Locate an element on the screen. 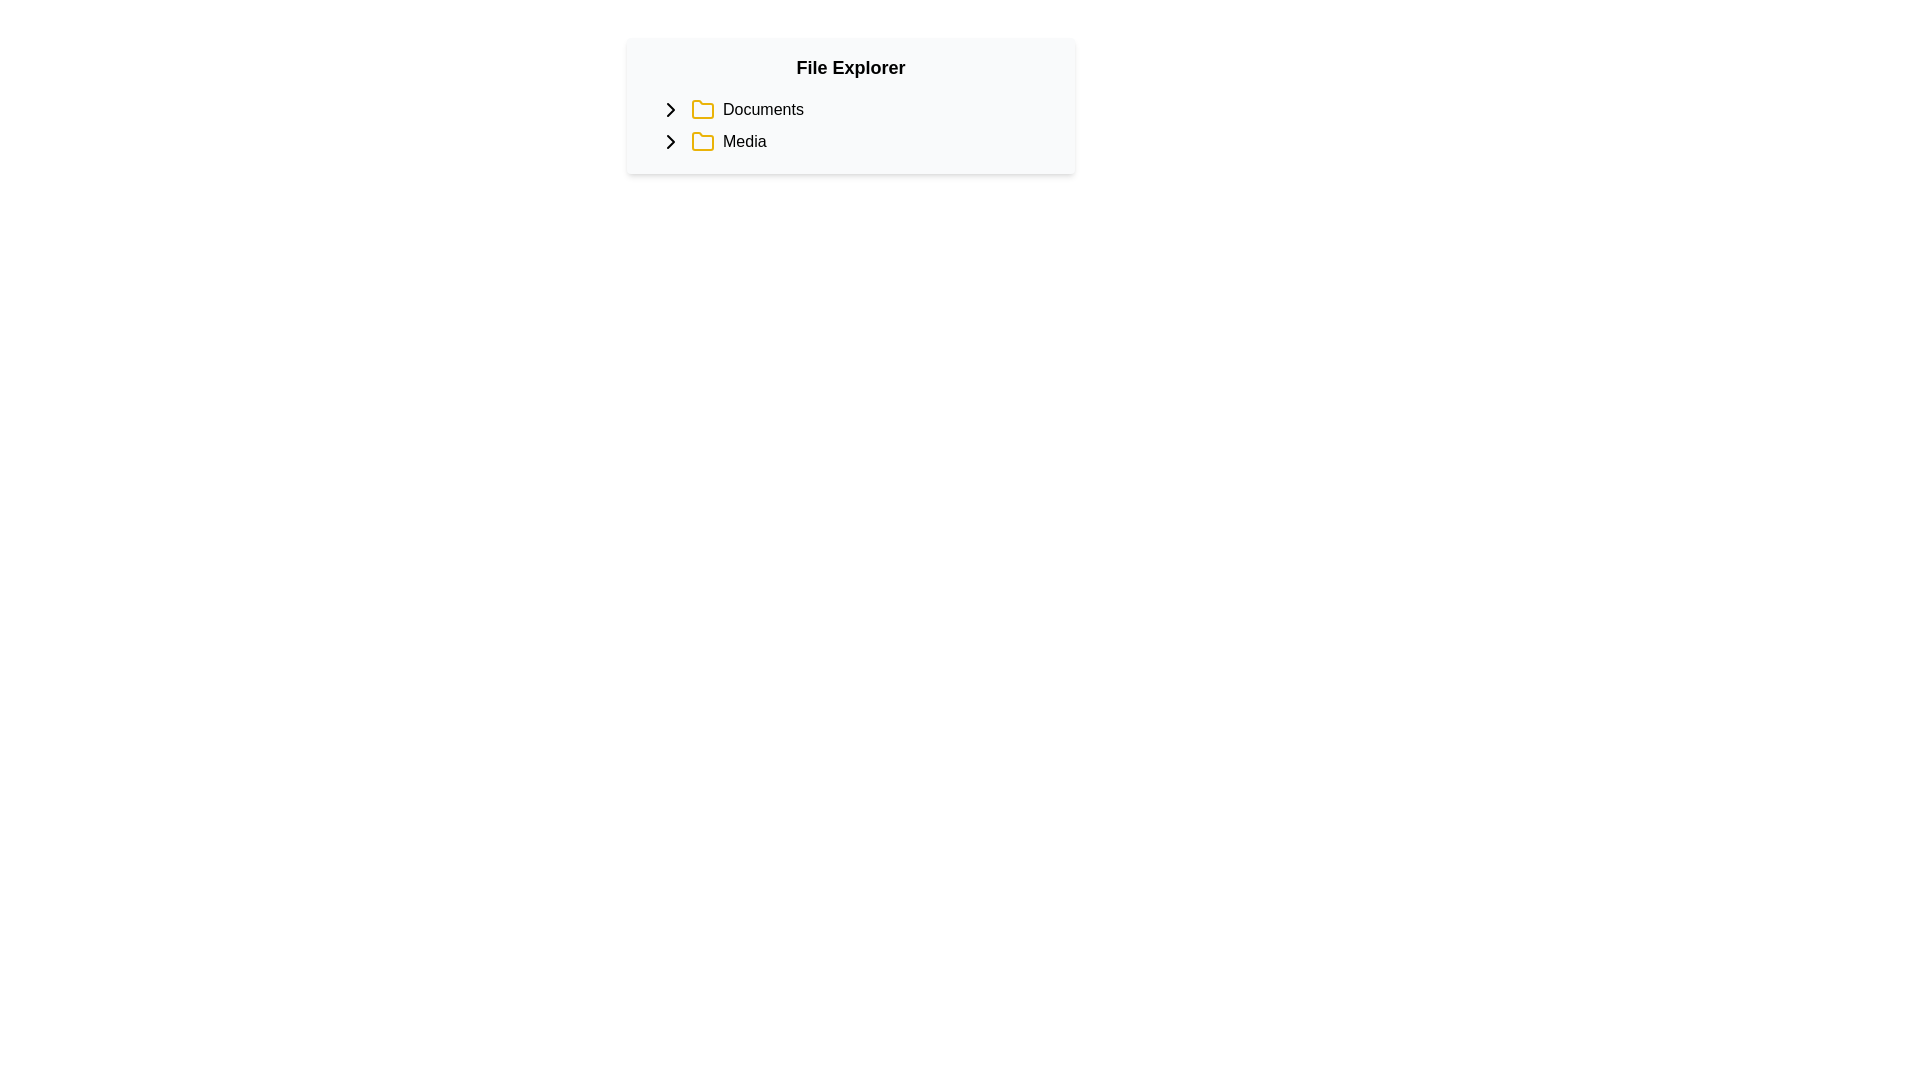 The height and width of the screenshot is (1080, 1920). the text label 'Media' is located at coordinates (743, 141).